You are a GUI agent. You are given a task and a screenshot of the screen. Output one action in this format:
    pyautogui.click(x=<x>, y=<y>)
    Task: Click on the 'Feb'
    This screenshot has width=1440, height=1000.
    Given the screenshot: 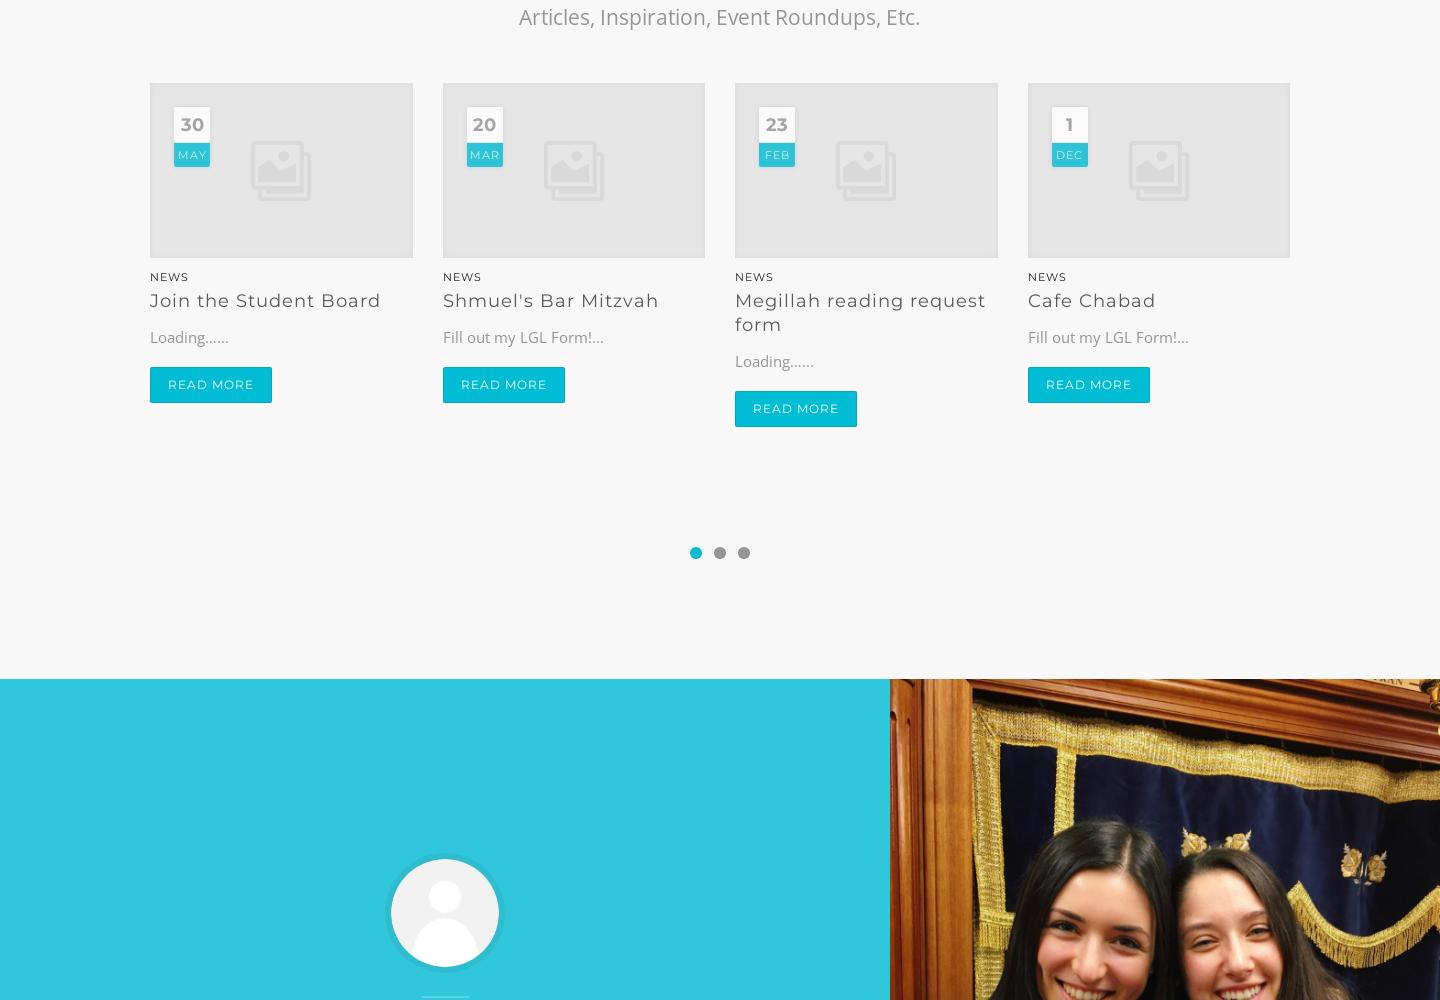 What is the action you would take?
    pyautogui.click(x=763, y=155)
    